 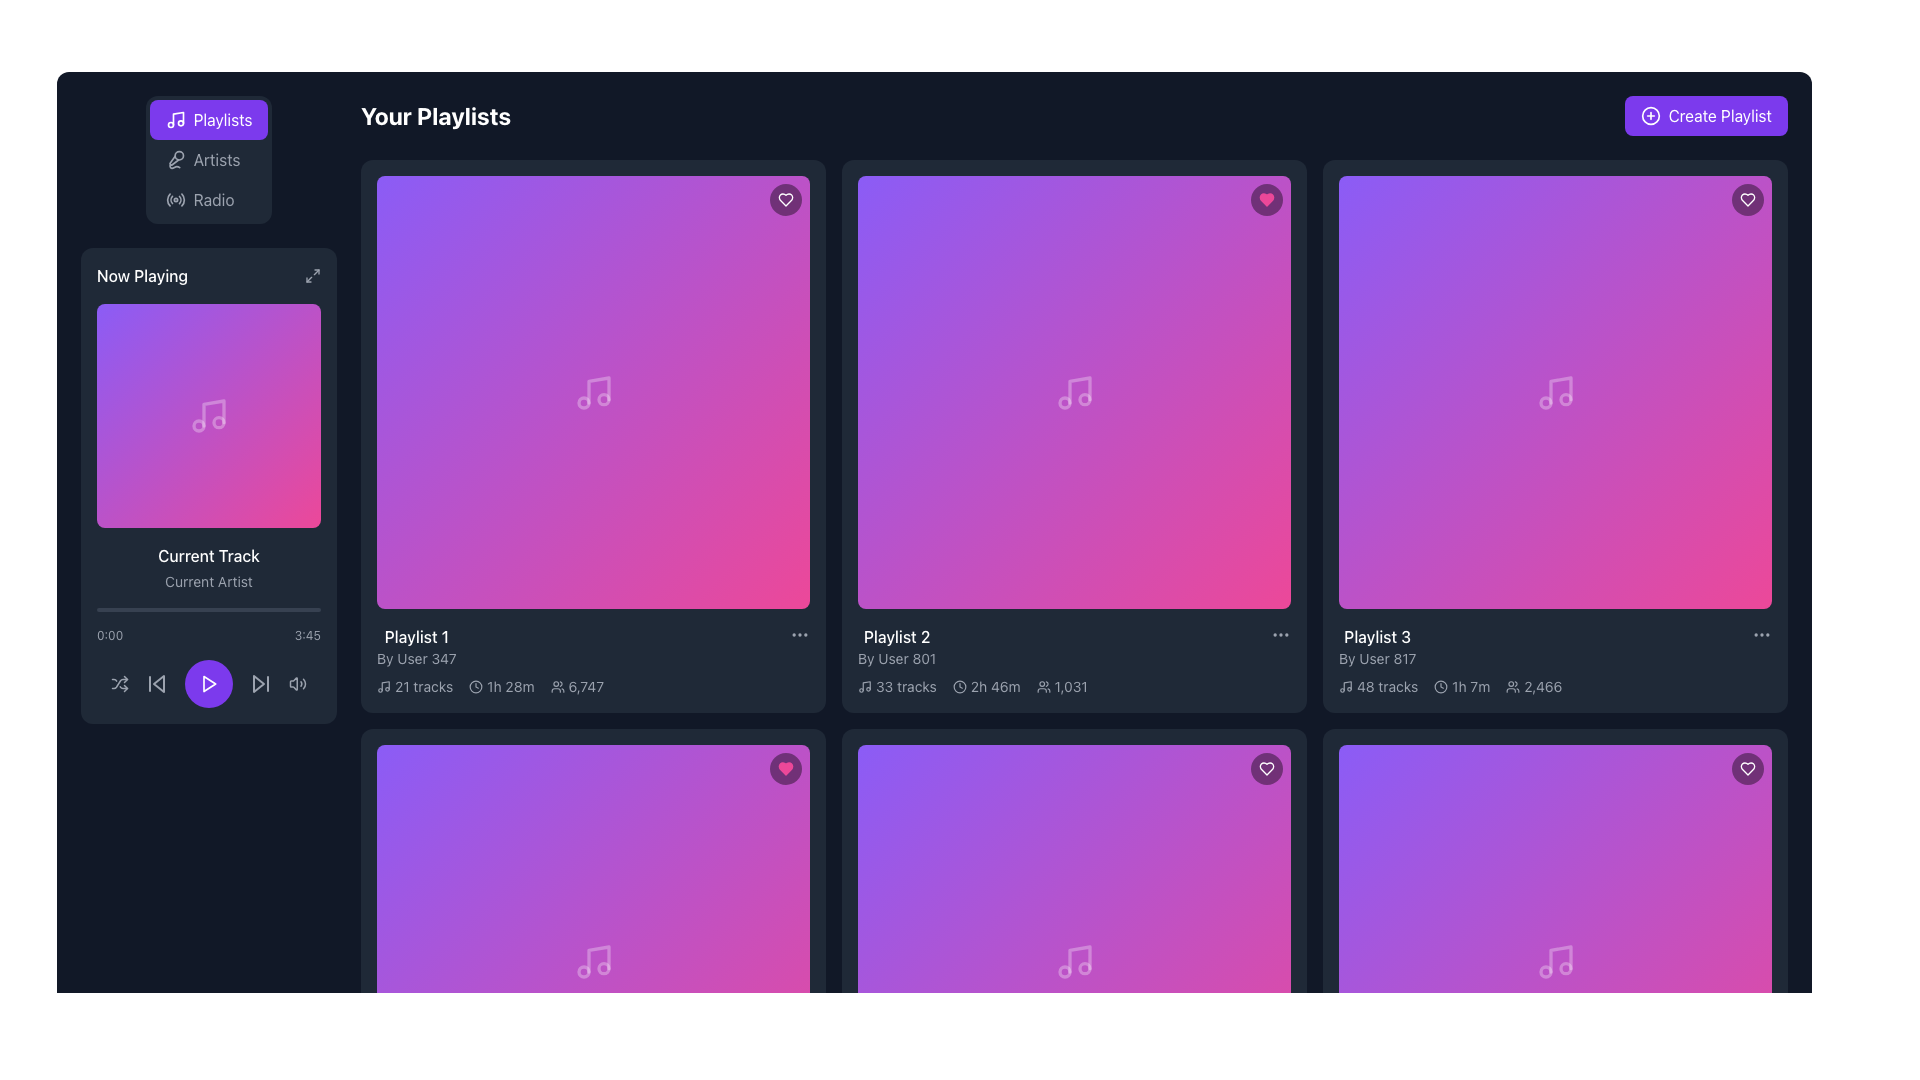 What do you see at coordinates (200, 200) in the screenshot?
I see `the 'Radio' button, which is a rectangular button with a dark background and a radio wave icon` at bounding box center [200, 200].